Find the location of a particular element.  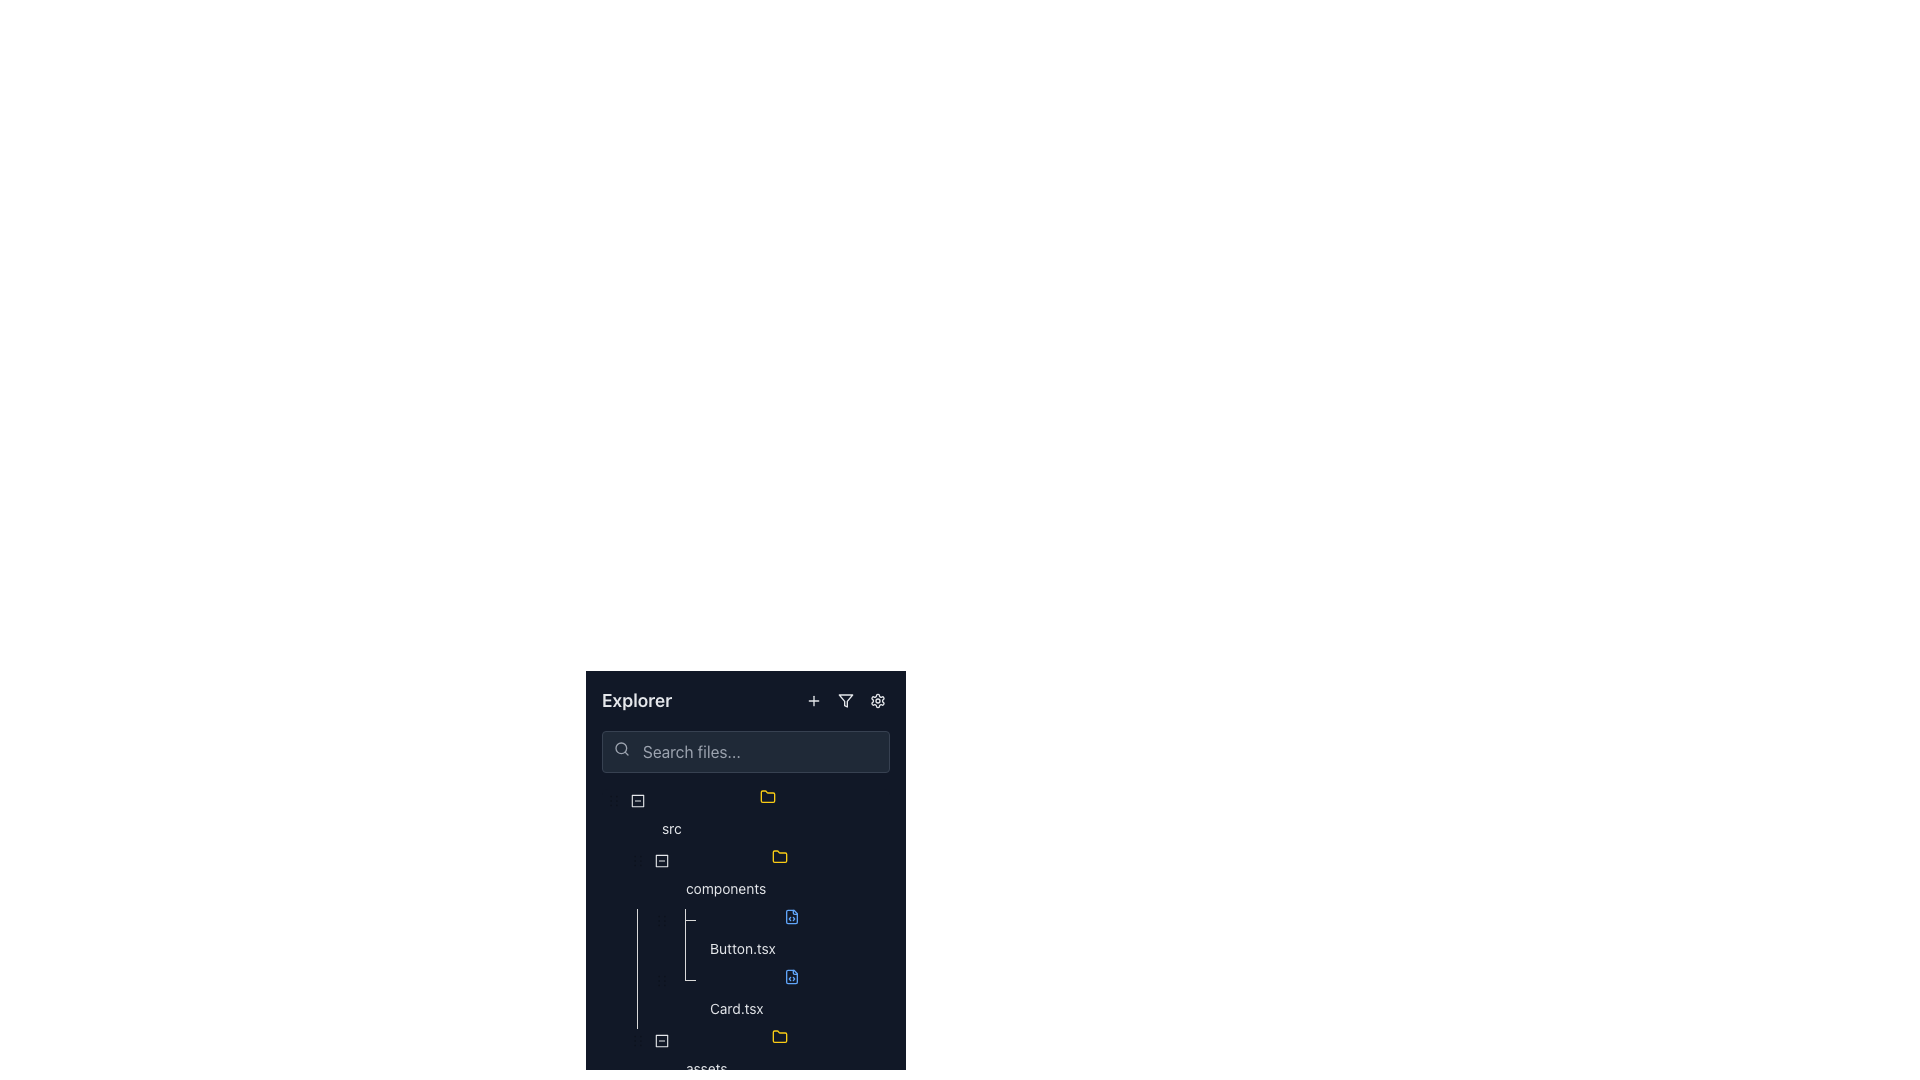

the filter icon, represented by a triangular funnel-like shape outlined with a white stroke, located in the top-right corner of the explorer panel is located at coordinates (845, 700).